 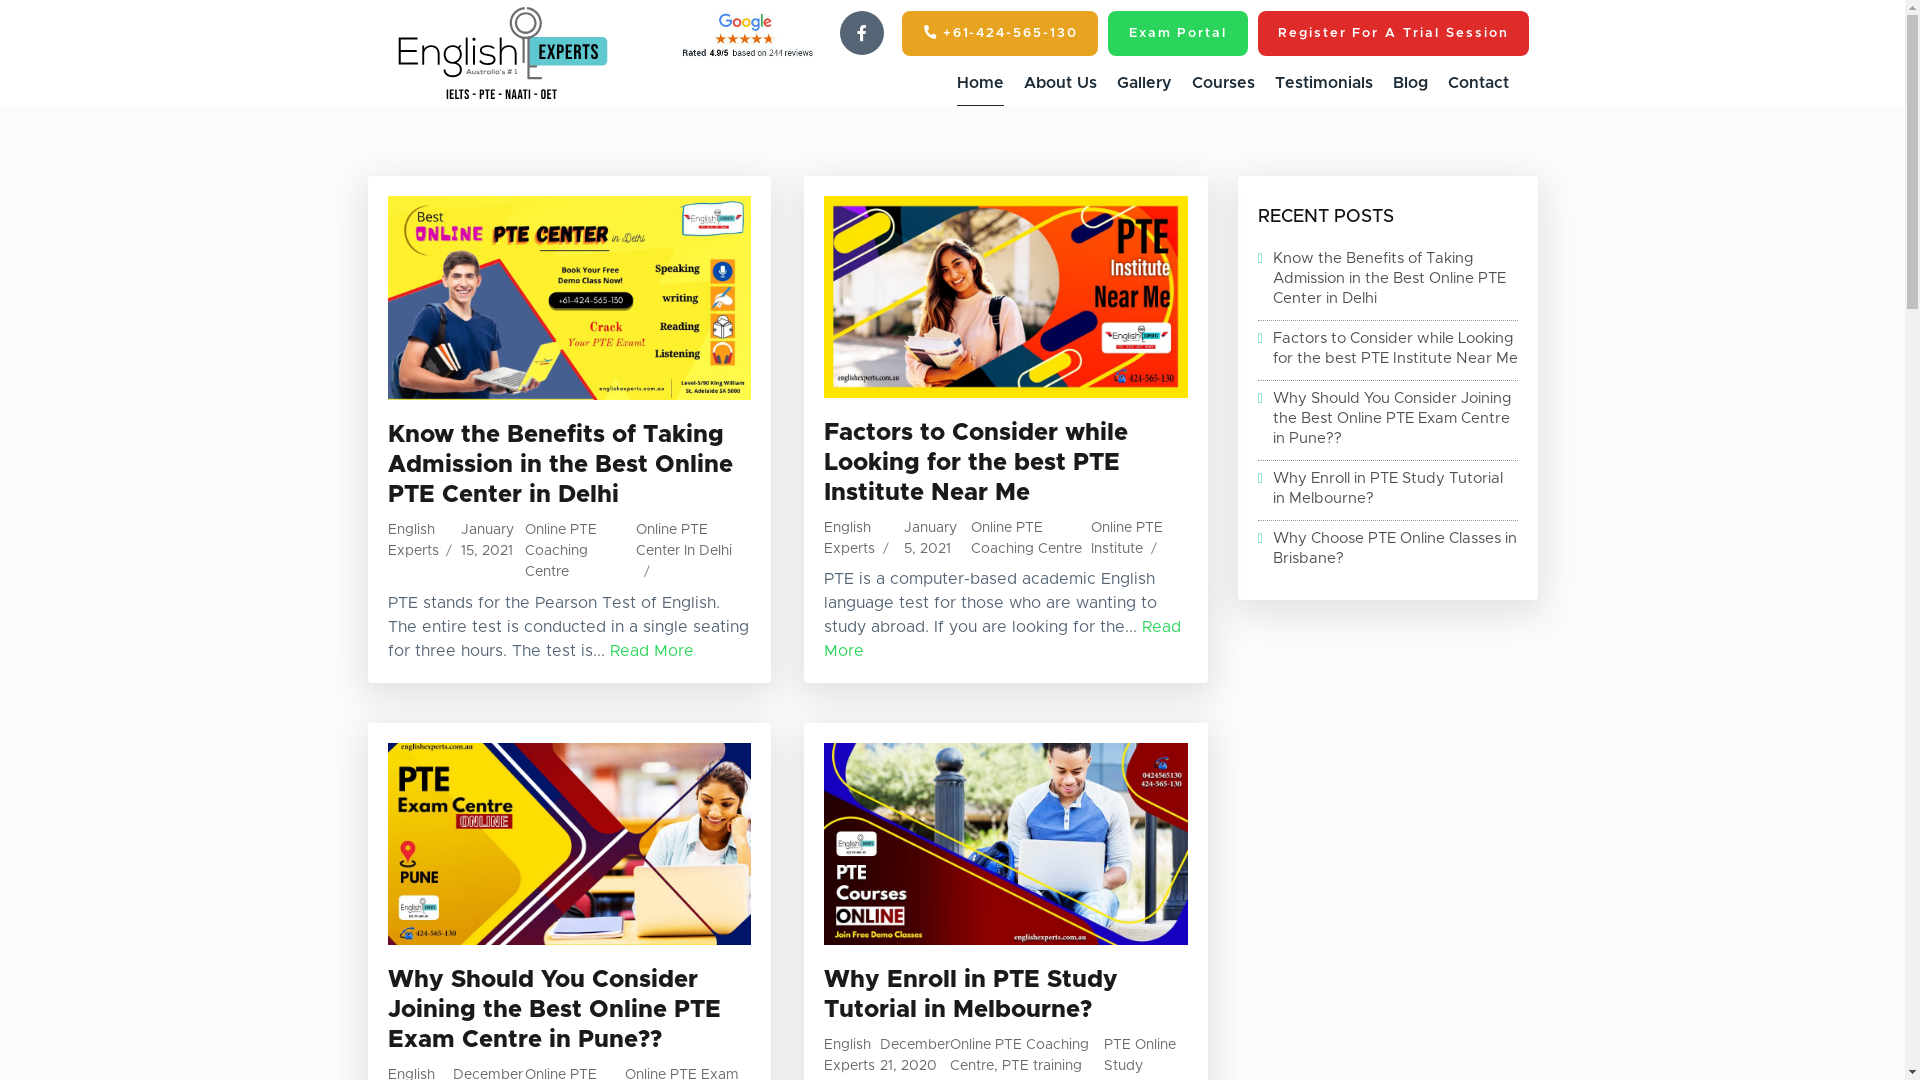 What do you see at coordinates (1059, 82) in the screenshot?
I see `'About Us'` at bounding box center [1059, 82].